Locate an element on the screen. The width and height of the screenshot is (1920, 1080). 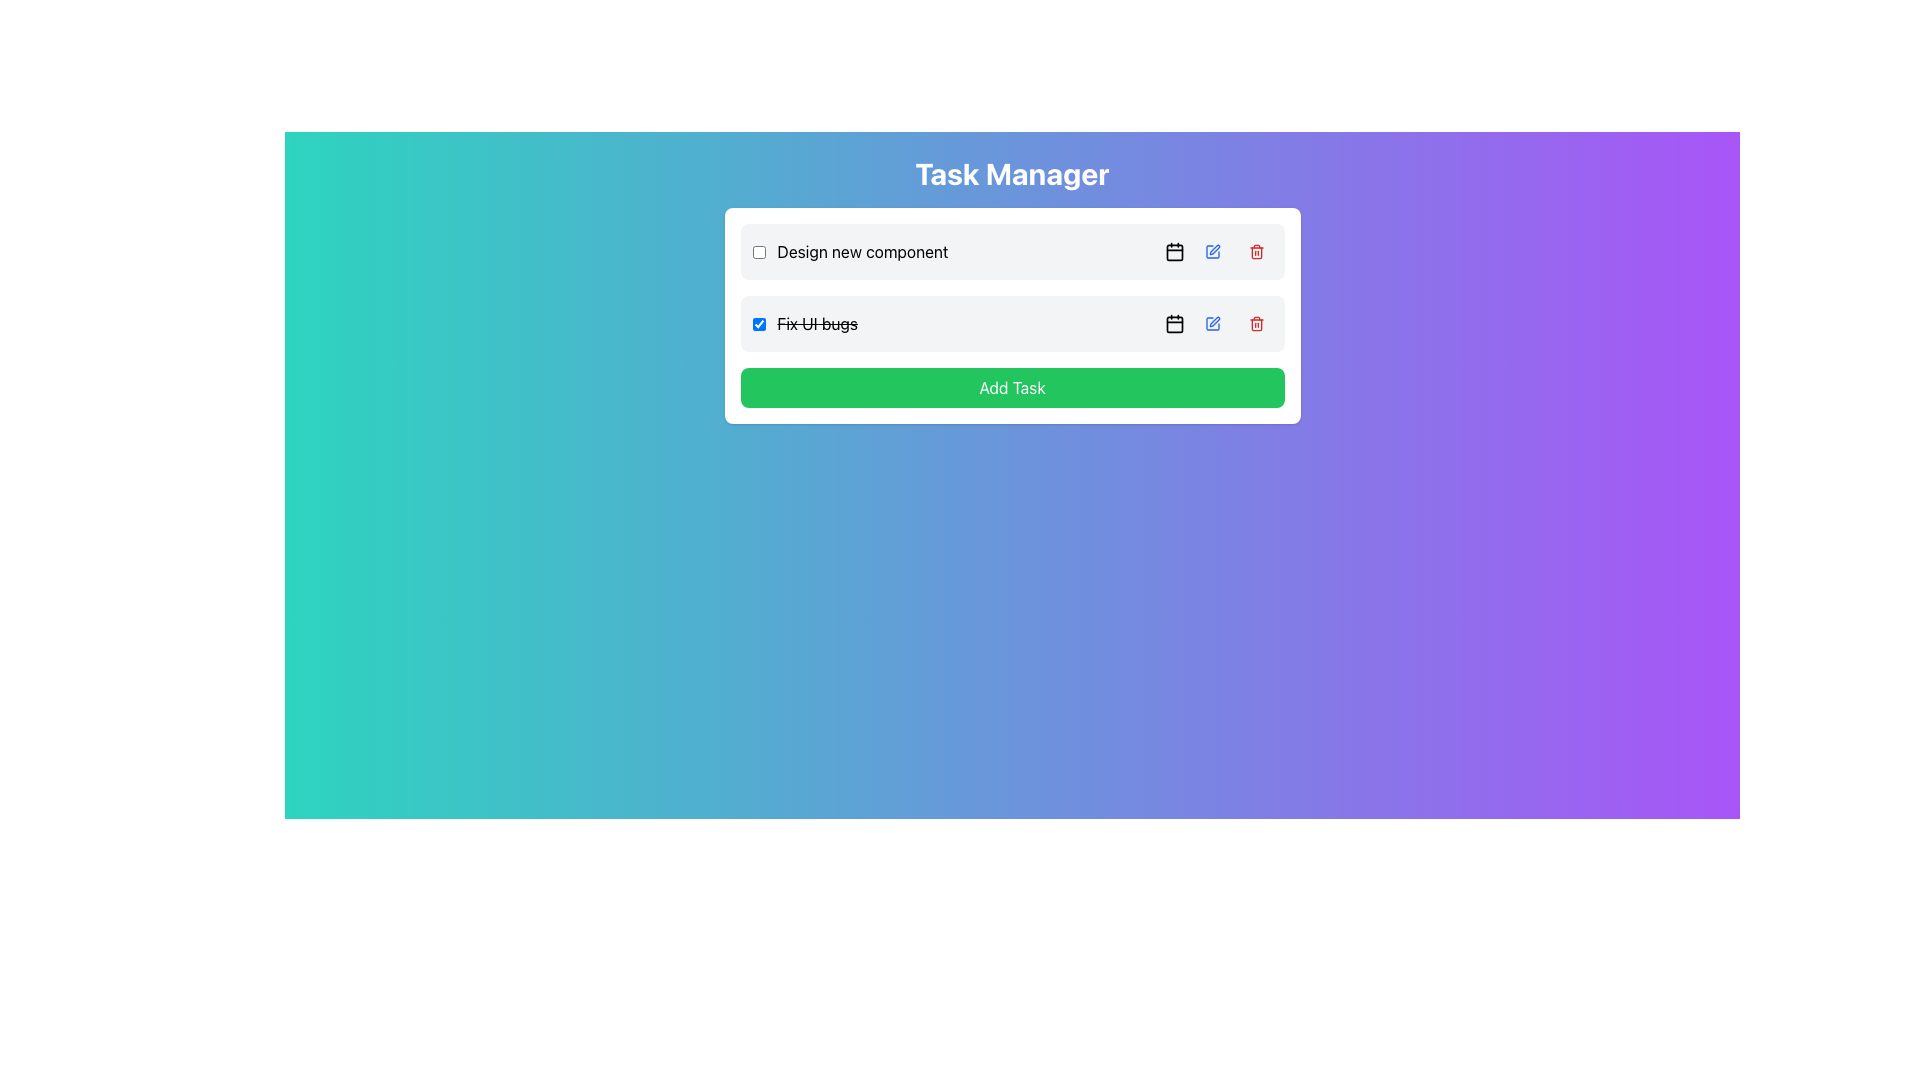
the edit action icon located to the right of the task description in the task manager interface is located at coordinates (1213, 249).